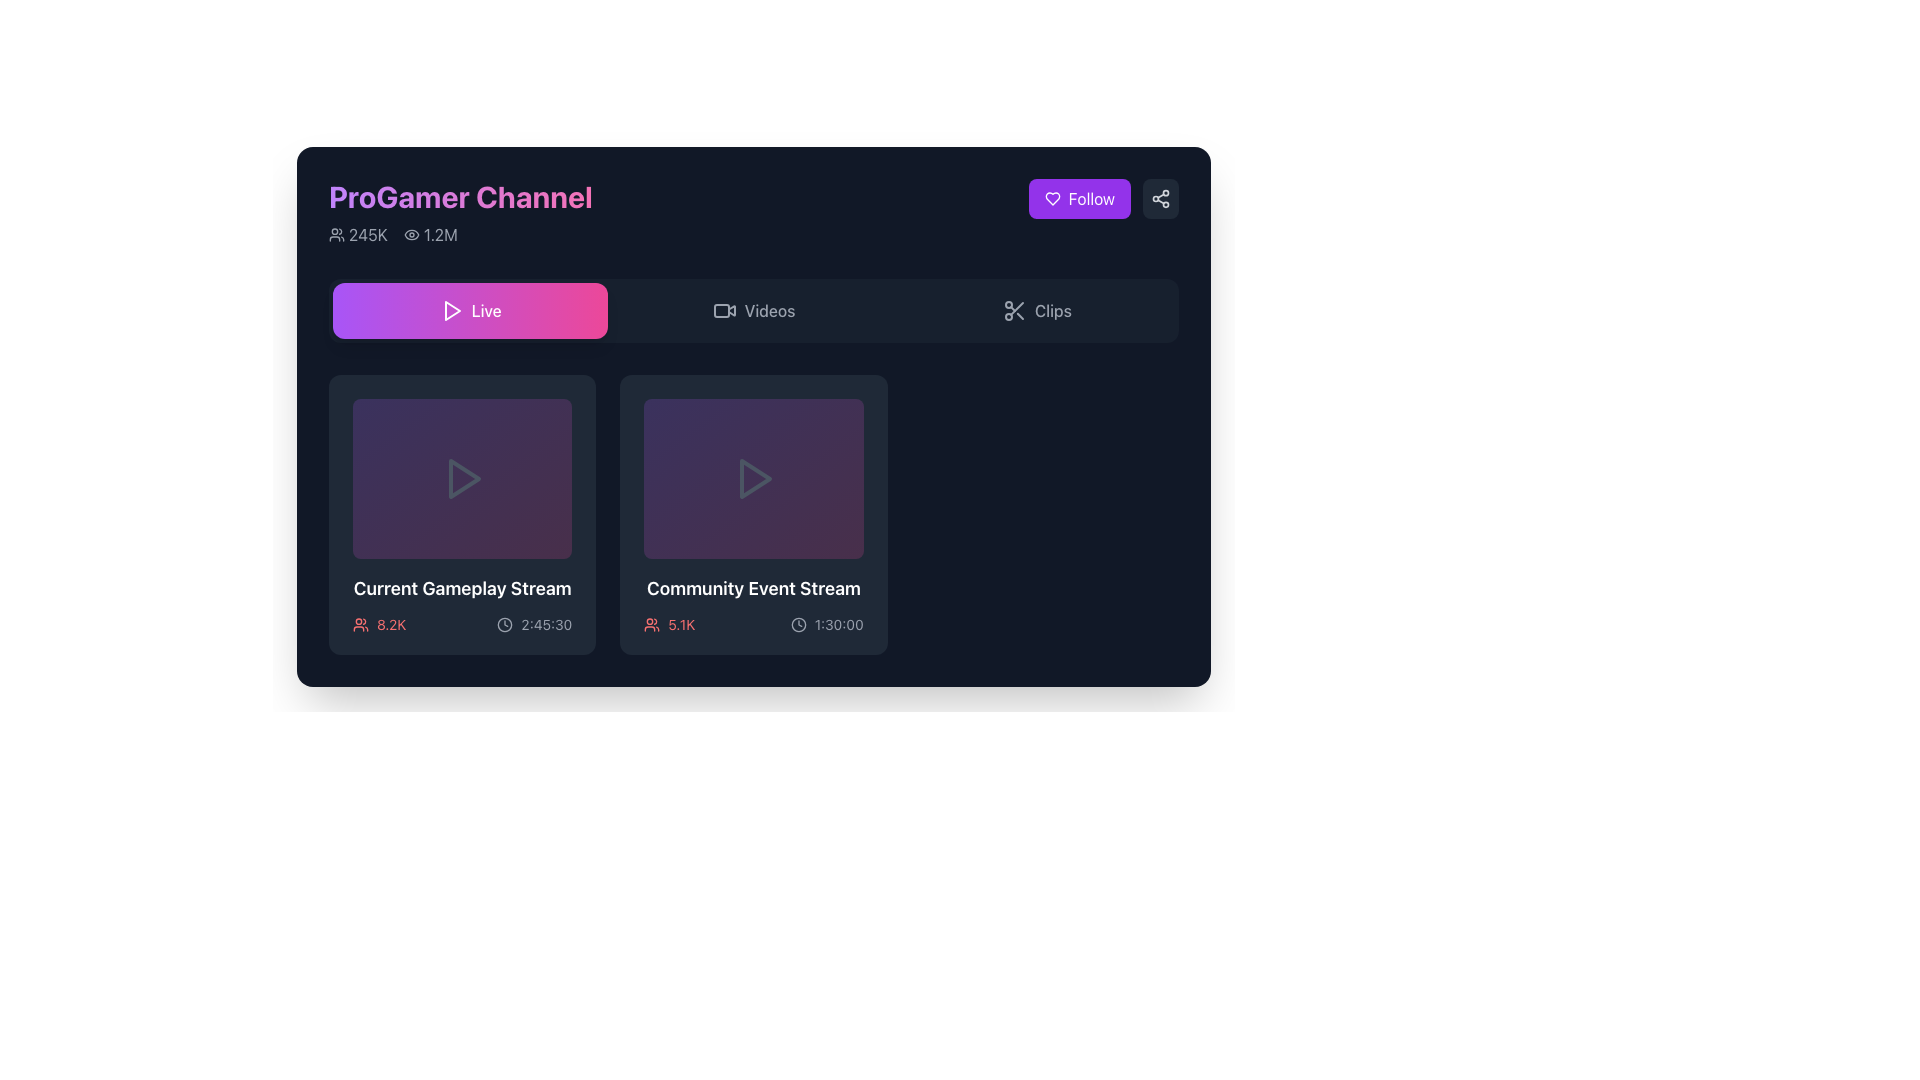 The image size is (1920, 1080). What do you see at coordinates (1036, 311) in the screenshot?
I see `the 'Clips' button located in the rightmost section of the horizontal navigation bar, which follows the 'Videos' button` at bounding box center [1036, 311].